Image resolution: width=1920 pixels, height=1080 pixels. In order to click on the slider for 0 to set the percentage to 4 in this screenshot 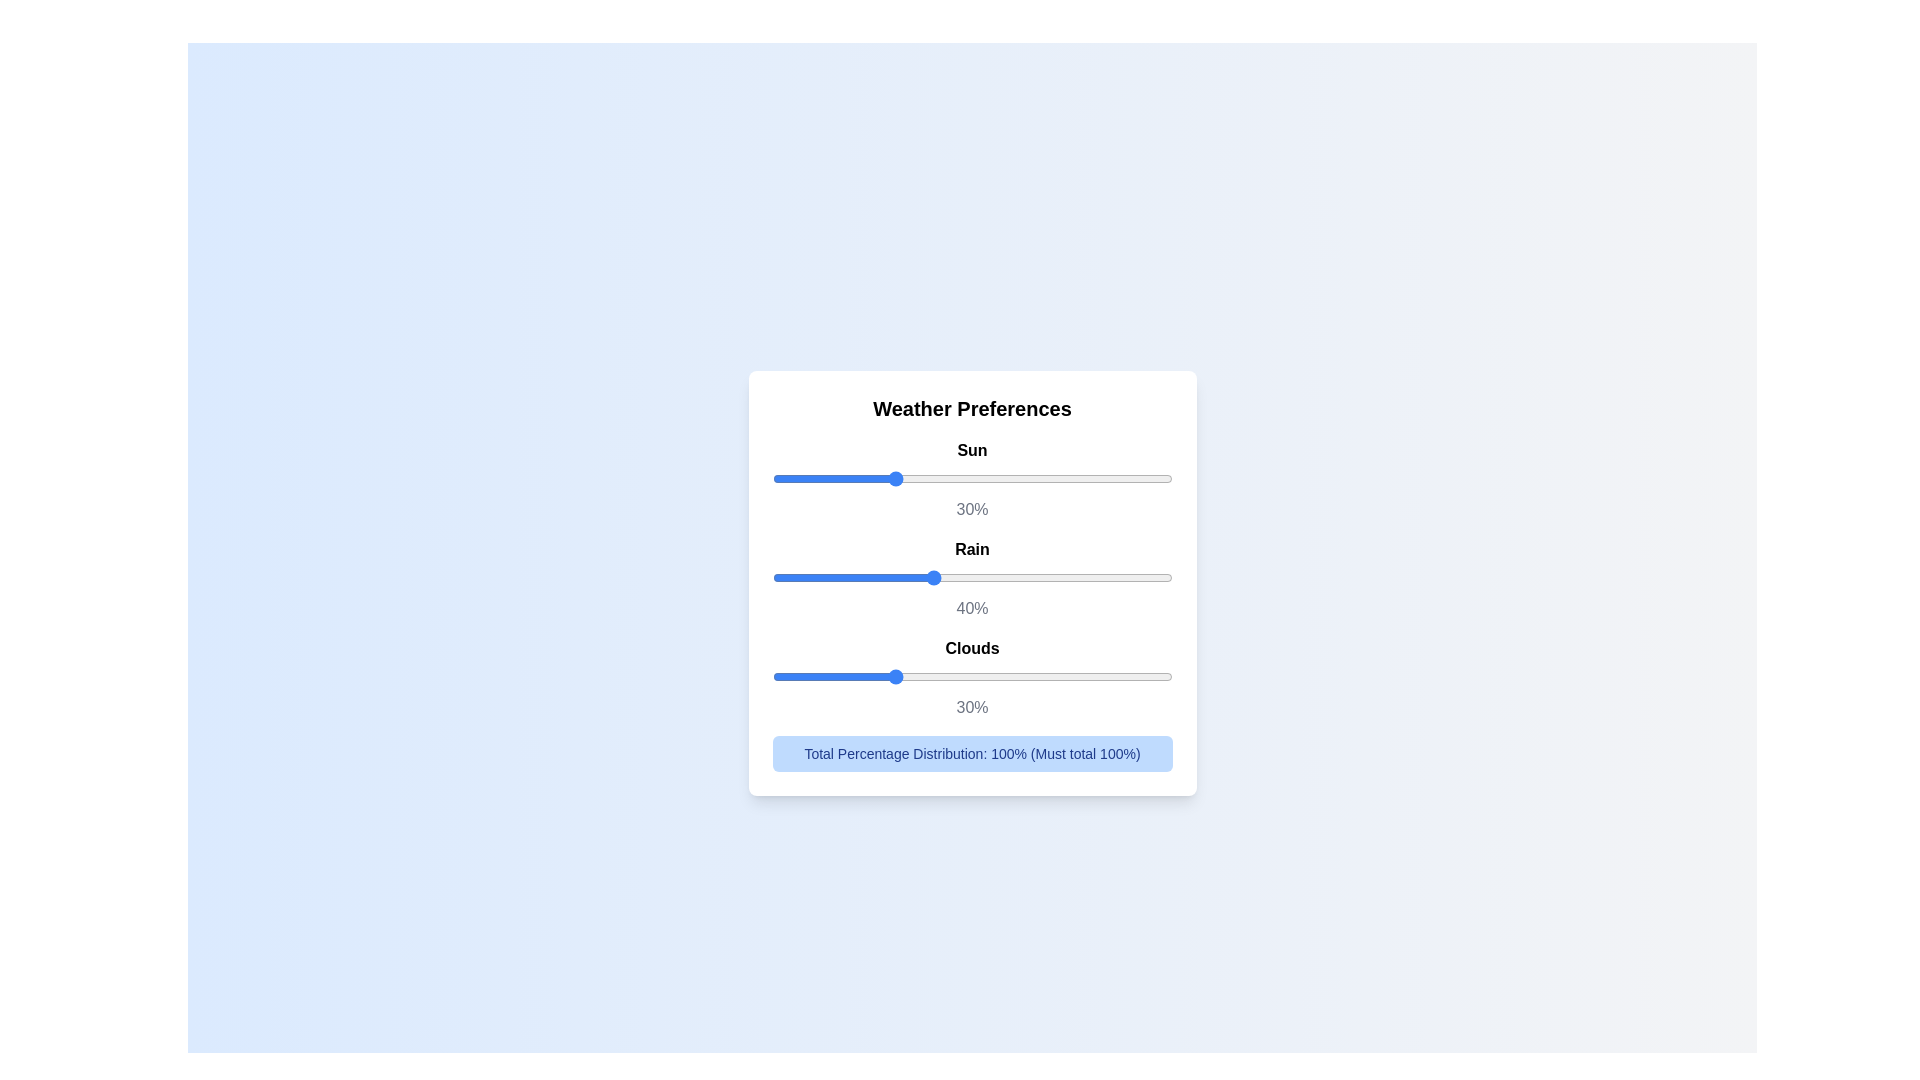, I will do `click(988, 478)`.